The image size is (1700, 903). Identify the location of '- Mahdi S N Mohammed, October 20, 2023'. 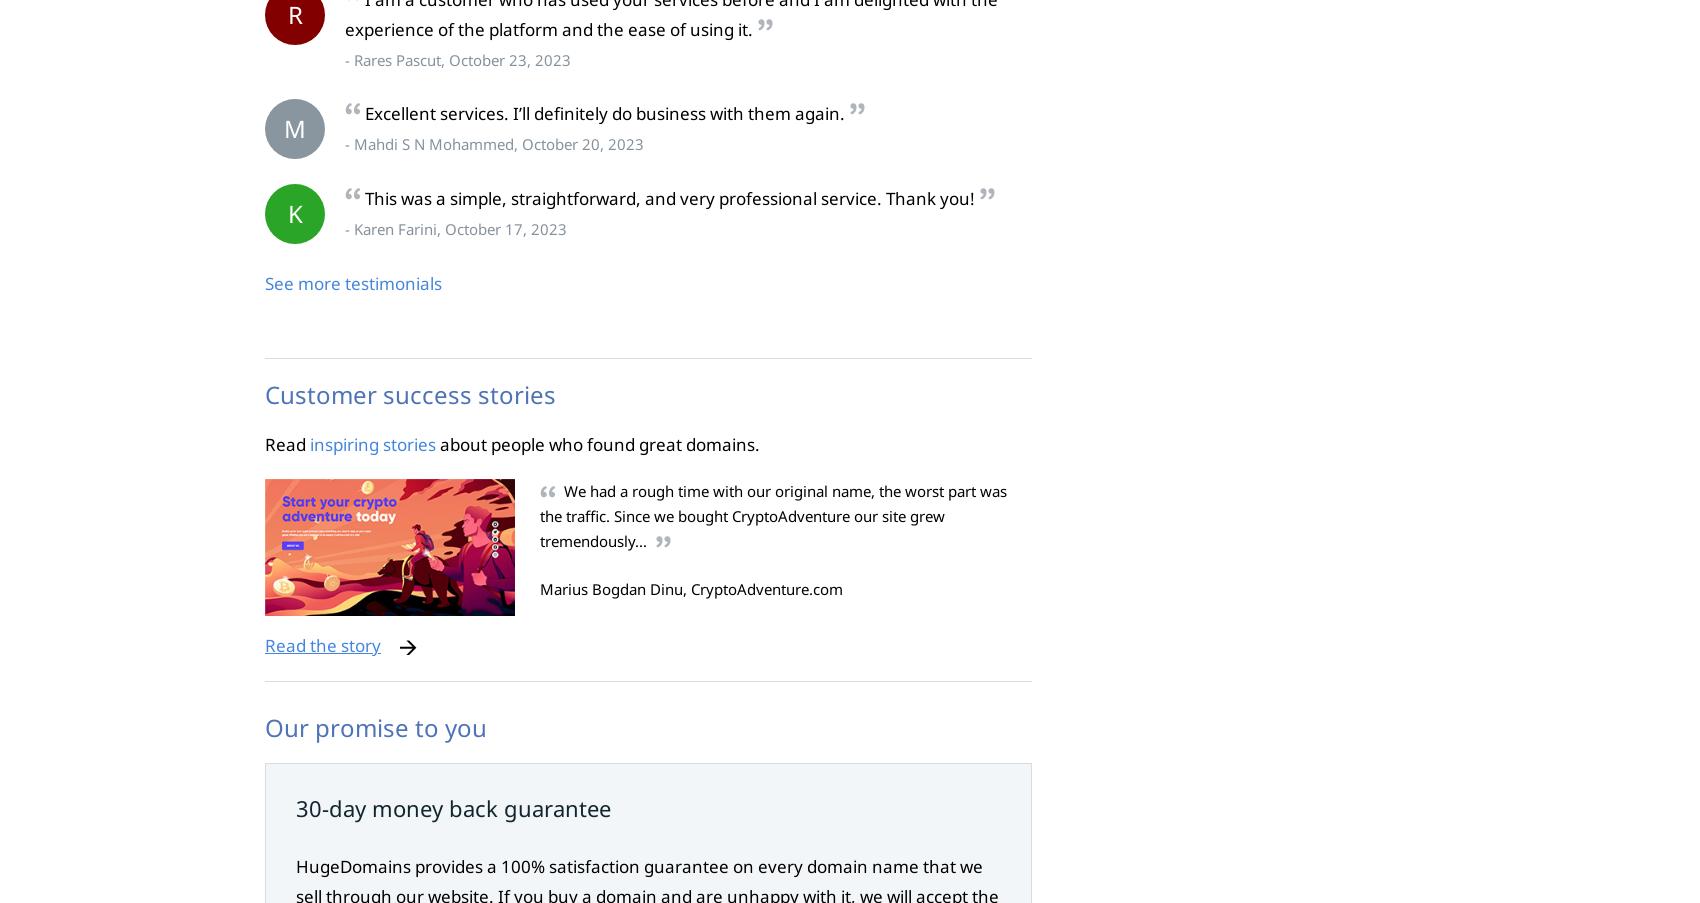
(494, 143).